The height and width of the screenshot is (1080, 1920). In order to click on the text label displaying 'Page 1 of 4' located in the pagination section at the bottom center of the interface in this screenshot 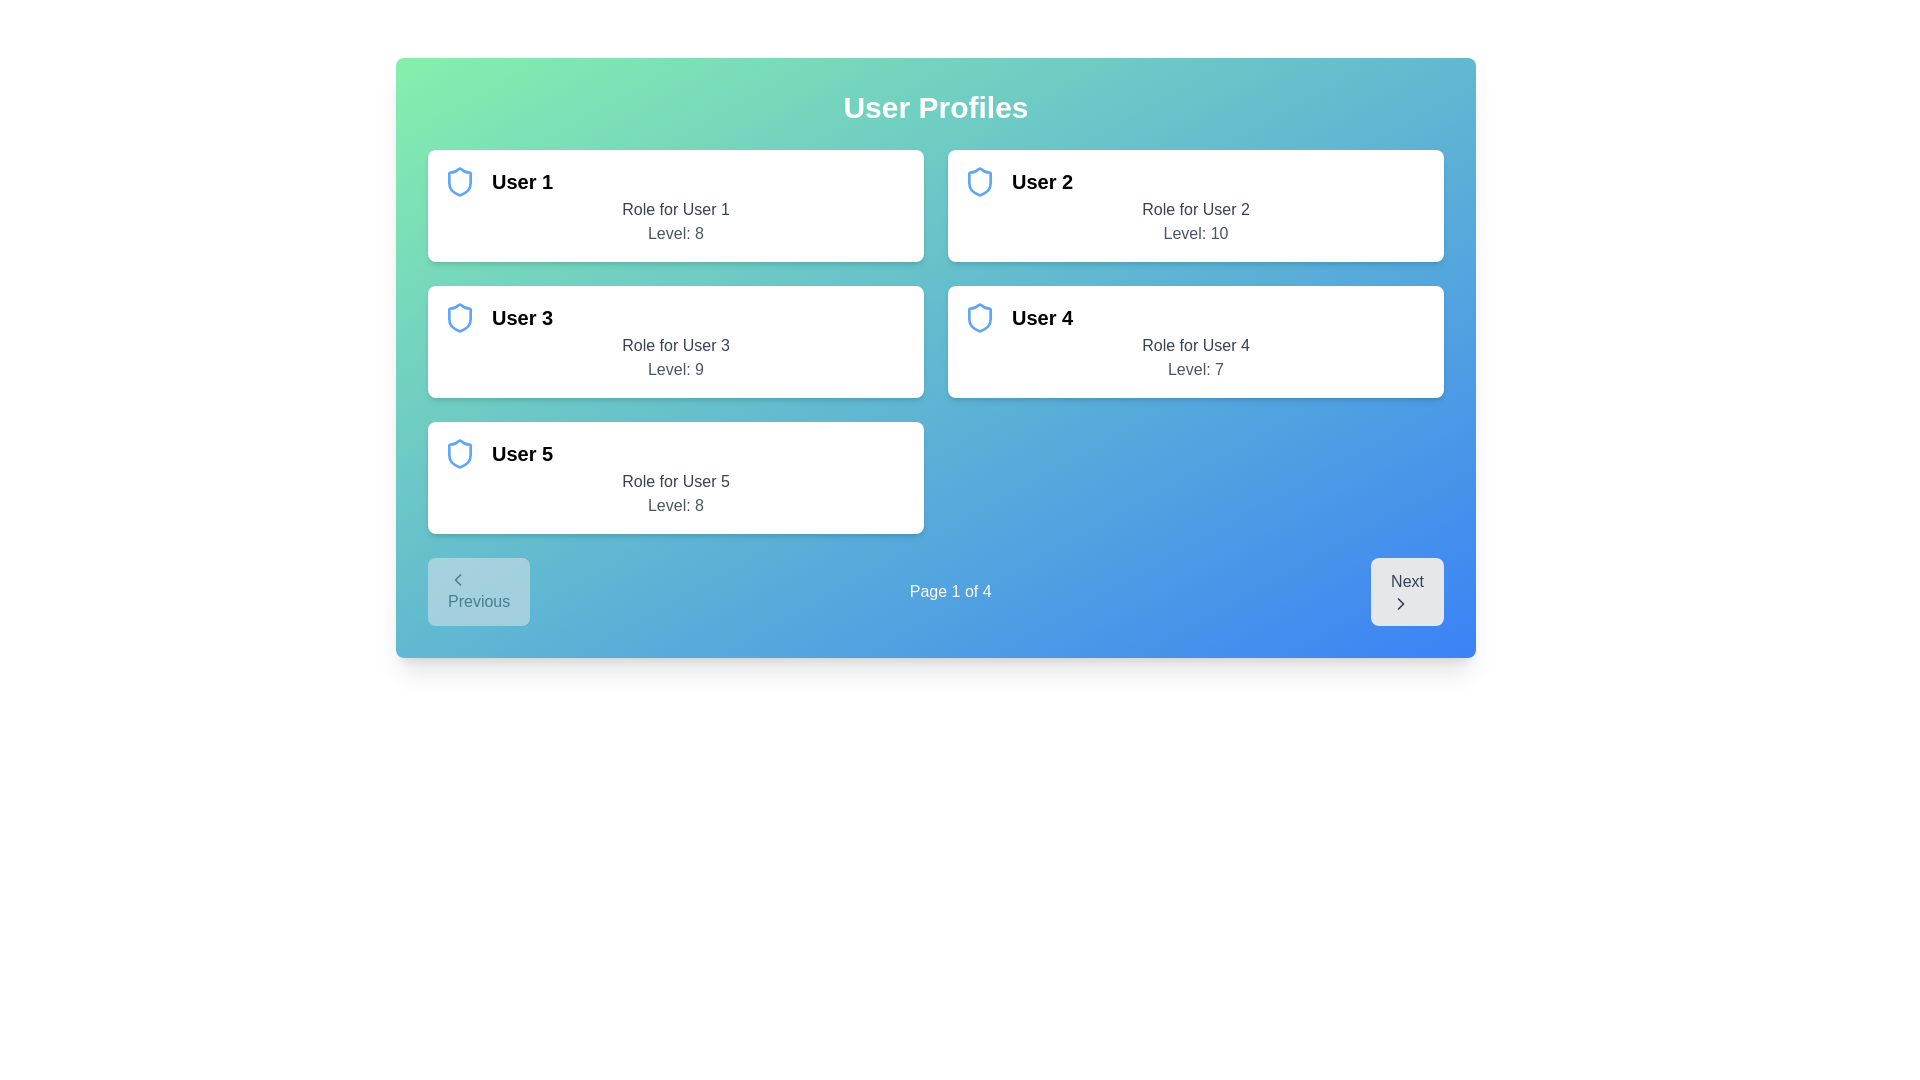, I will do `click(949, 590)`.